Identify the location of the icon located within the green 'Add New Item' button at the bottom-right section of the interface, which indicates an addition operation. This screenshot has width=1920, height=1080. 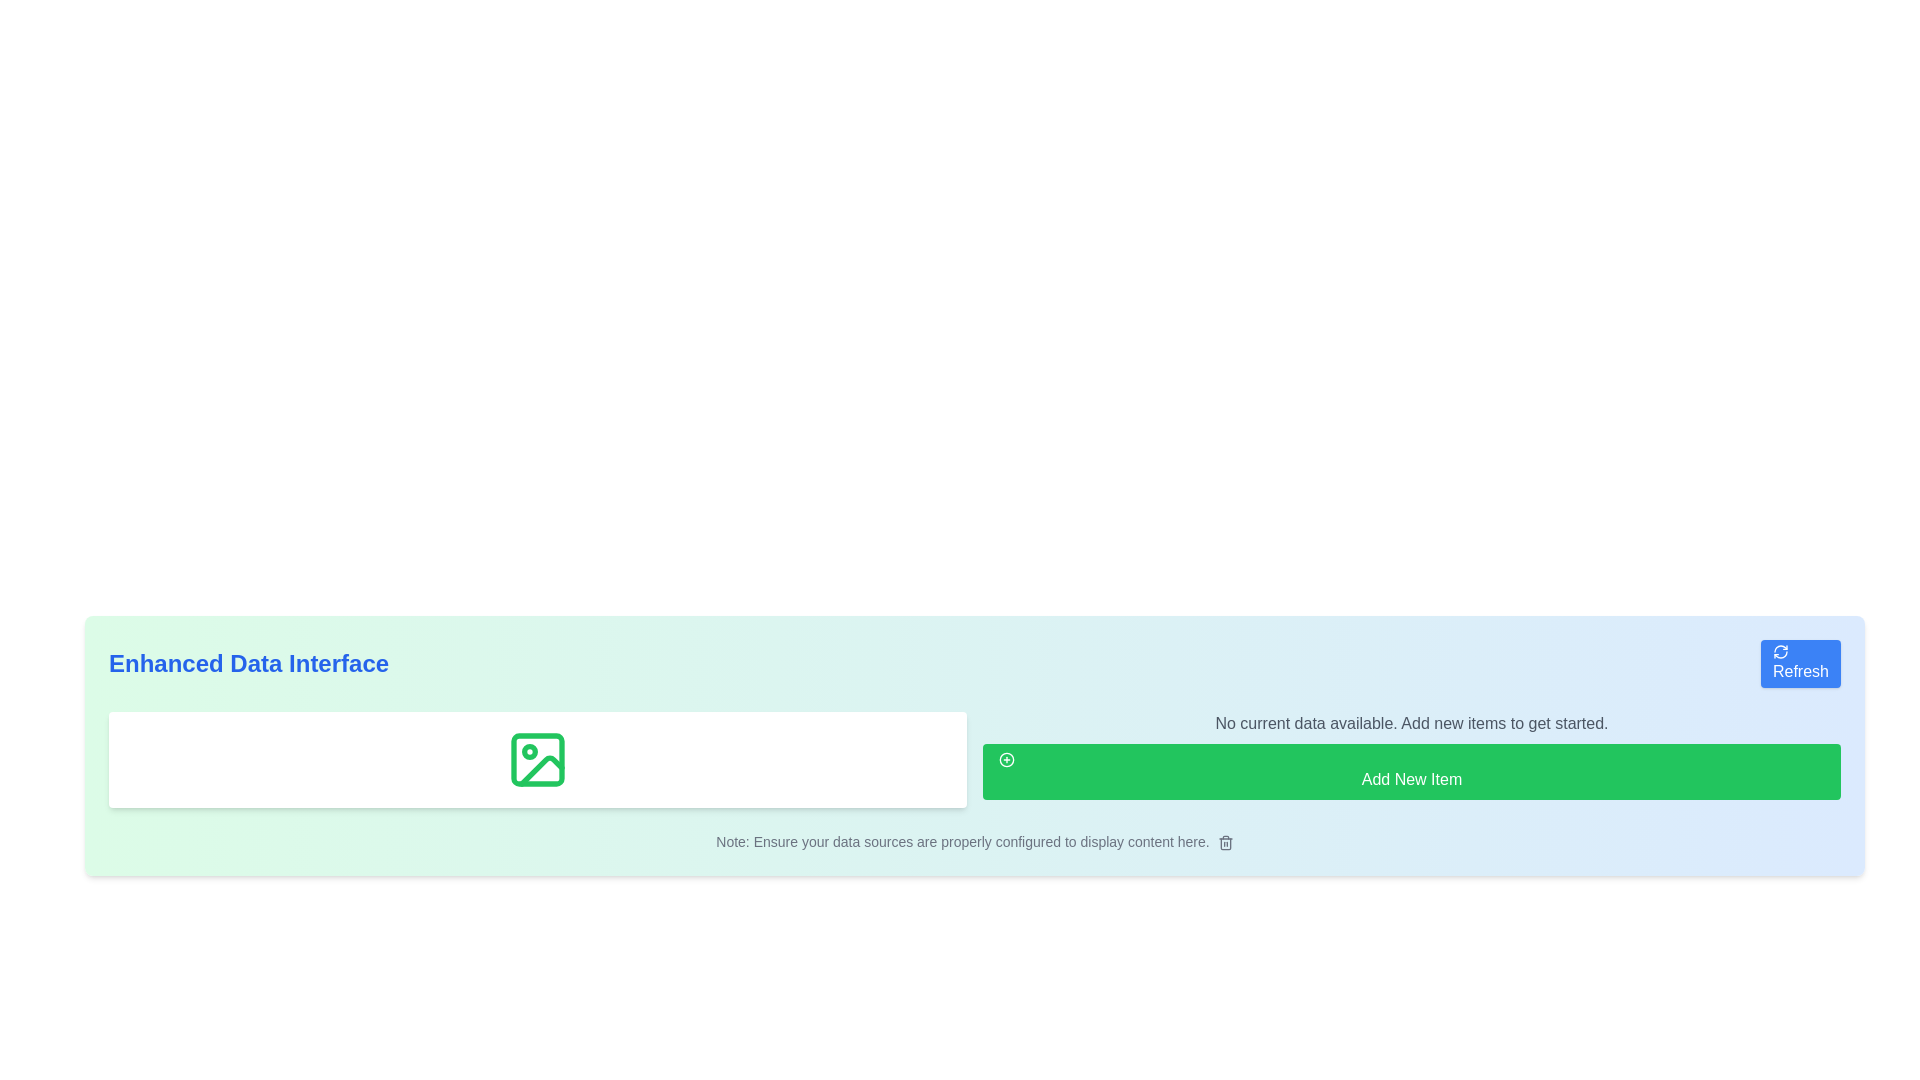
(1007, 759).